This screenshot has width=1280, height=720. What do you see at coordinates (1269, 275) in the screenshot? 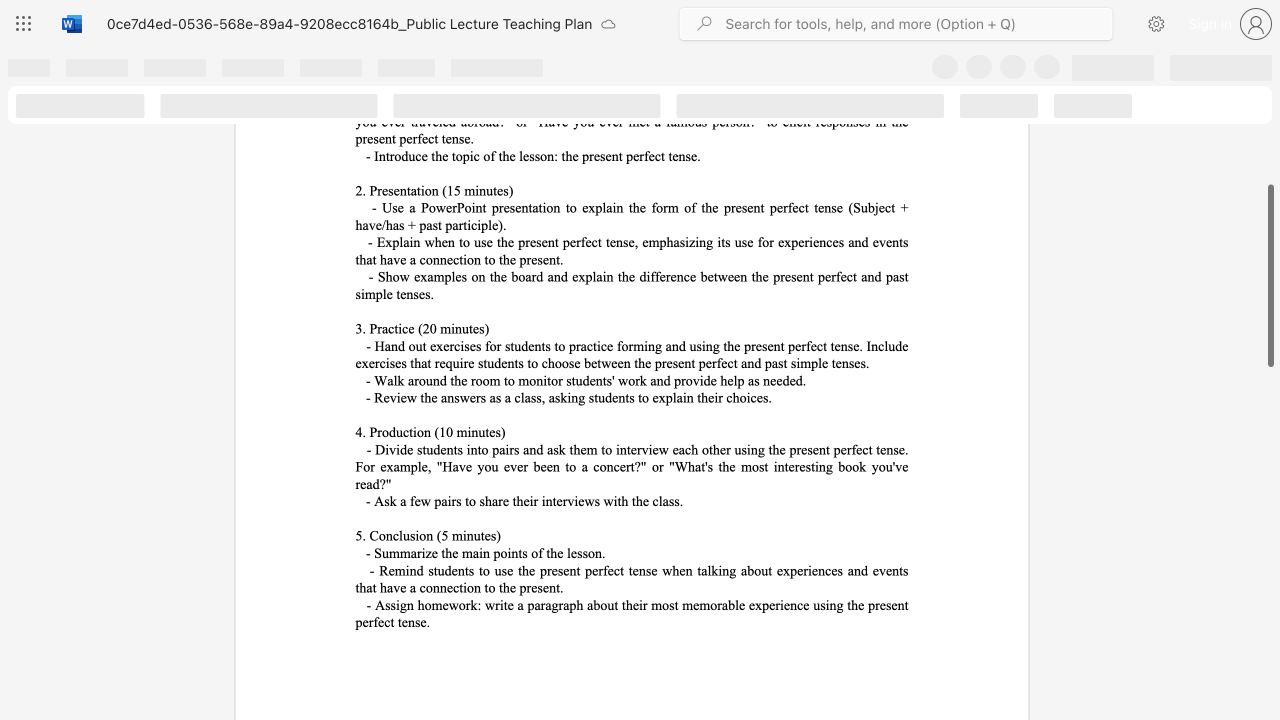
I see `the scrollbar and move down 1170 pixels` at bounding box center [1269, 275].